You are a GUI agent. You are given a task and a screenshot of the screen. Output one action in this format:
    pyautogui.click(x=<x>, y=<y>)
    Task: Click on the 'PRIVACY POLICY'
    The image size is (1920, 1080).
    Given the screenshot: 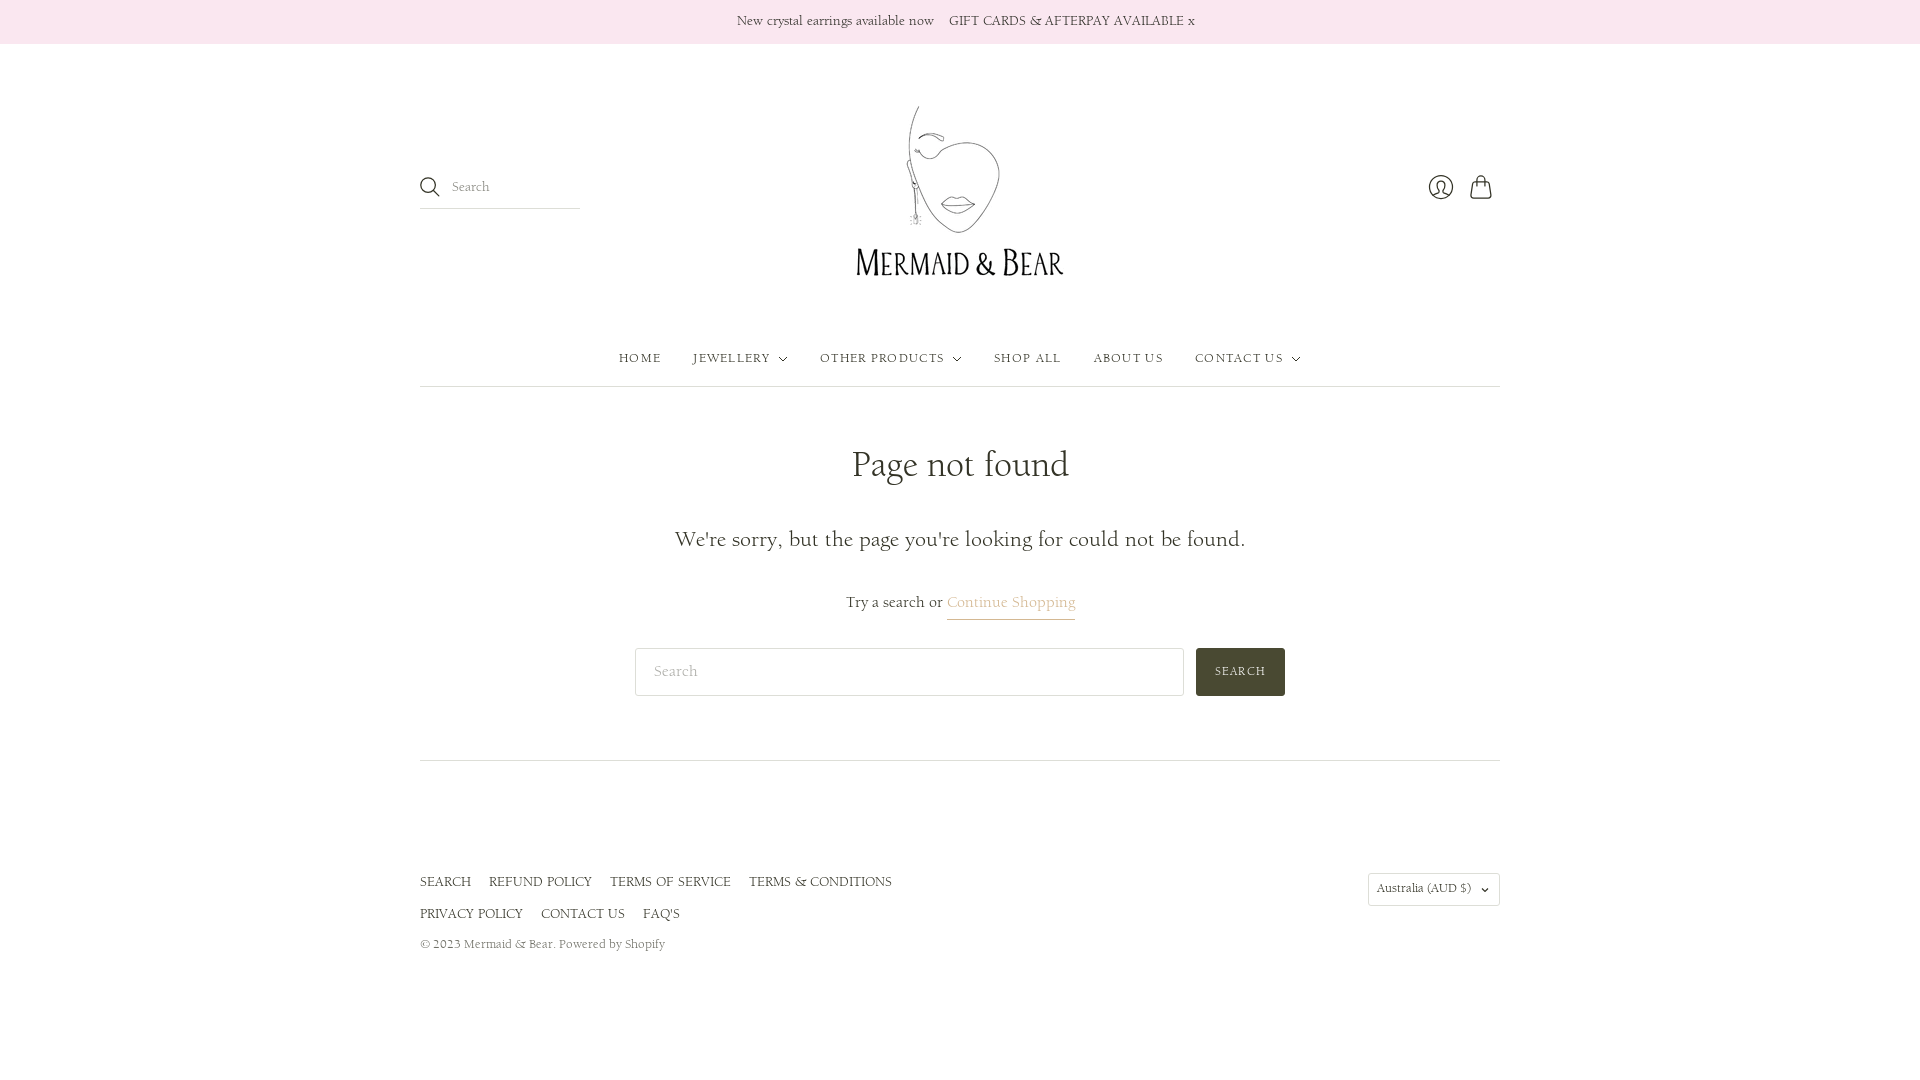 What is the action you would take?
    pyautogui.click(x=470, y=914)
    